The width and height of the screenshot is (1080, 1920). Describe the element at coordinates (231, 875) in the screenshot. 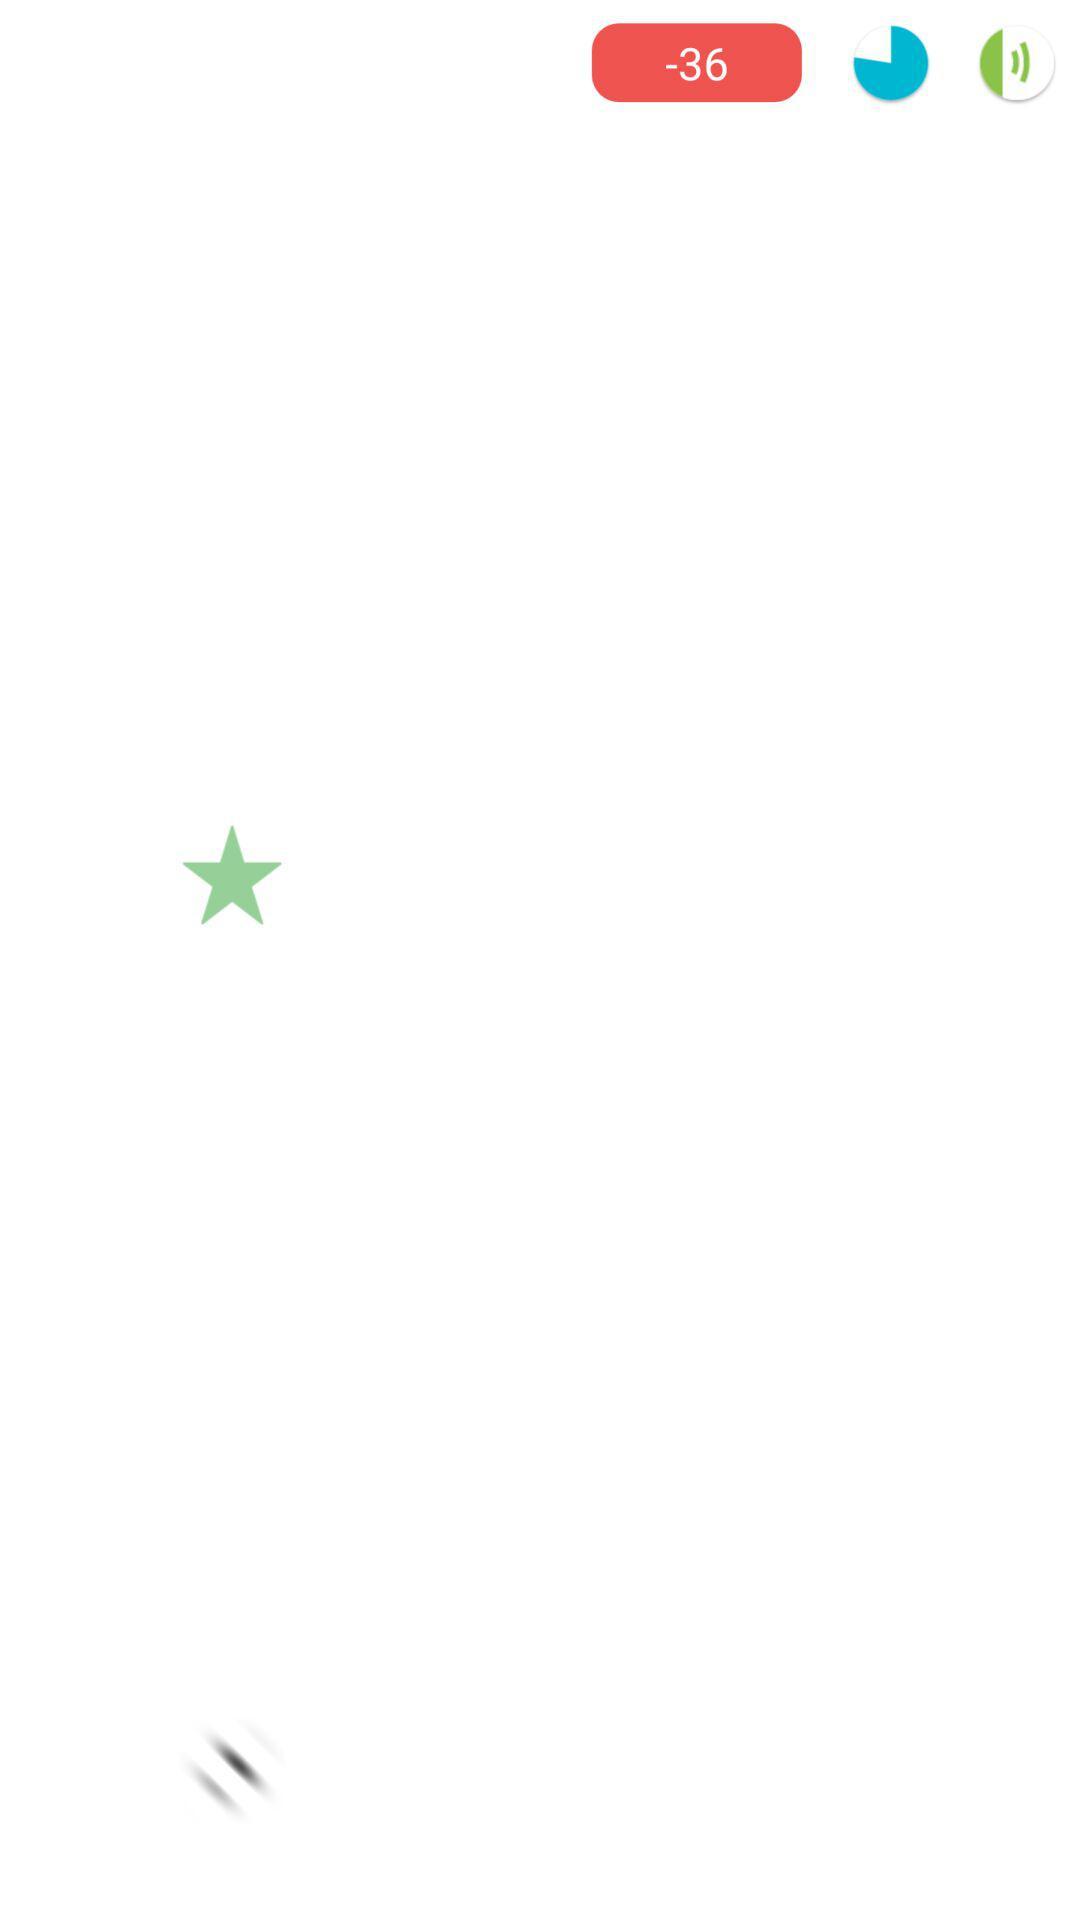

I see `the star icon` at that location.